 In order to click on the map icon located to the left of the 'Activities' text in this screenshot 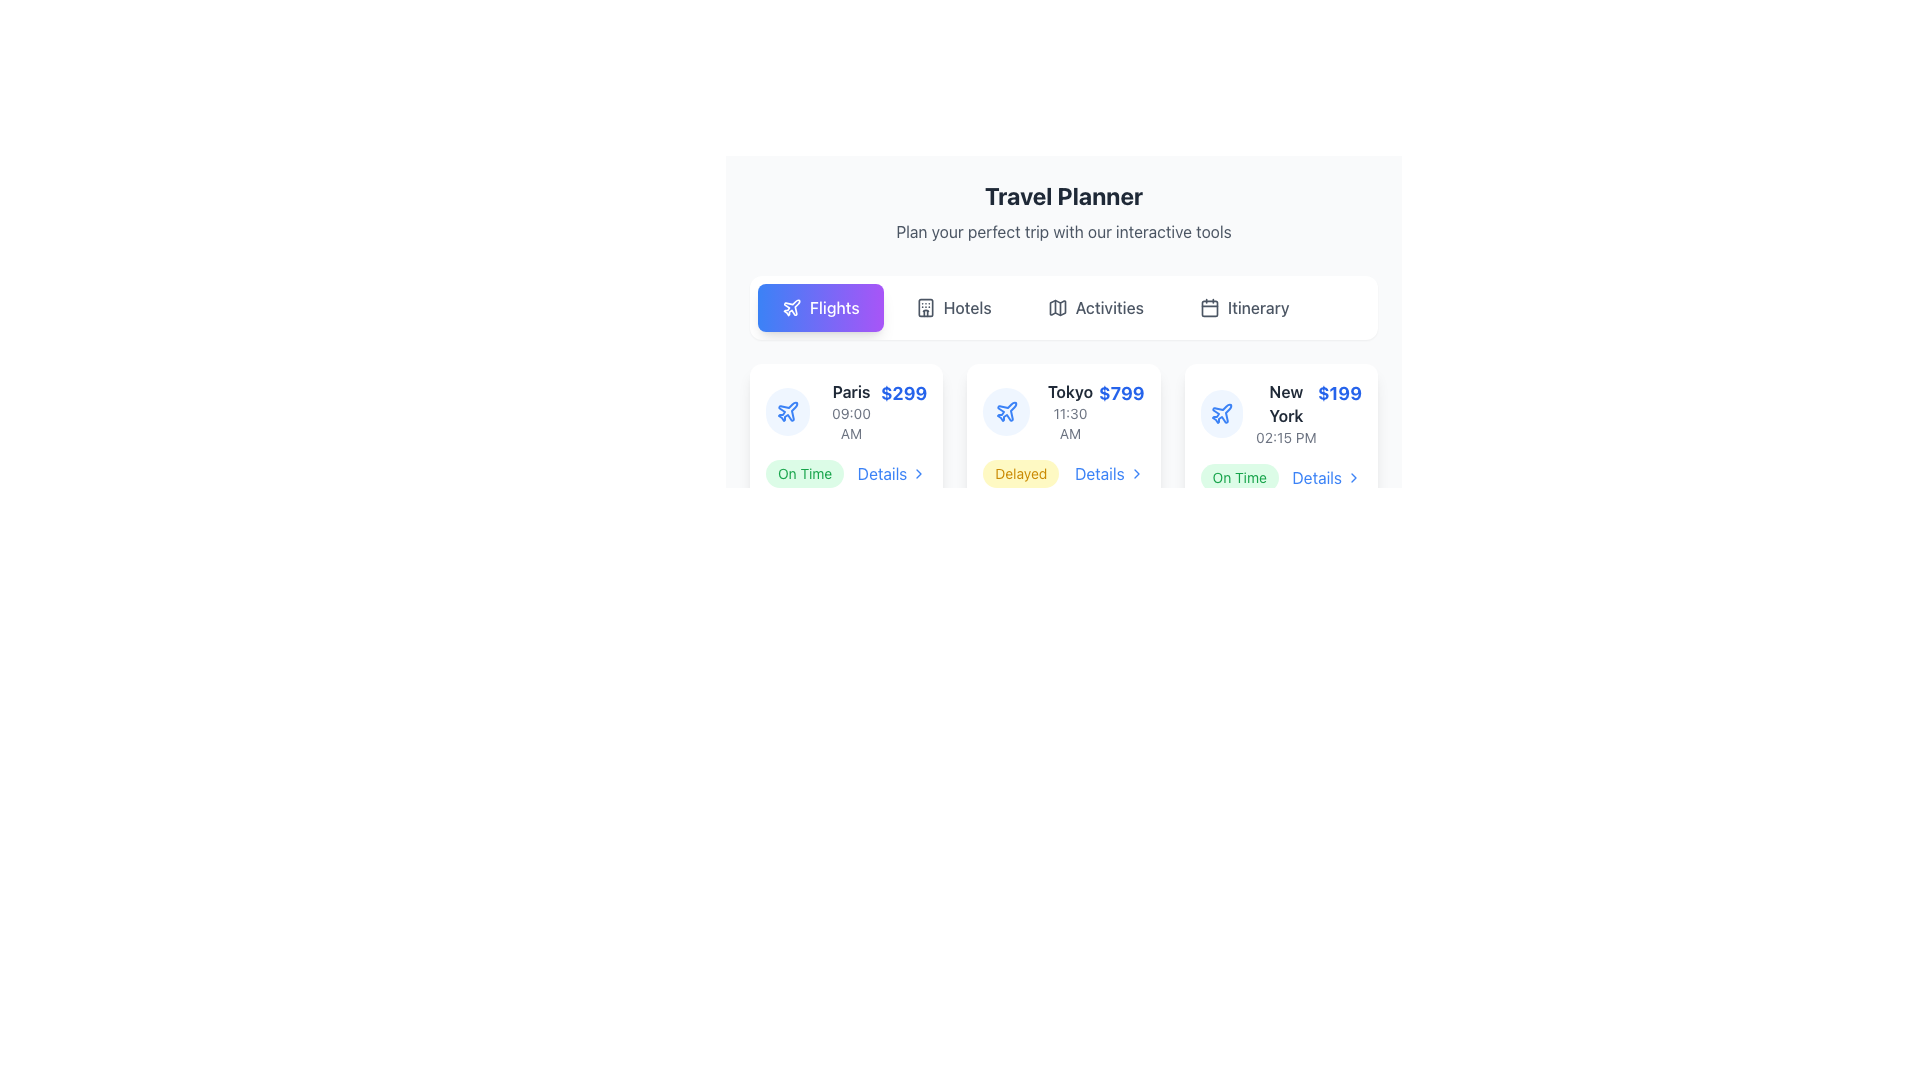, I will do `click(1056, 308)`.